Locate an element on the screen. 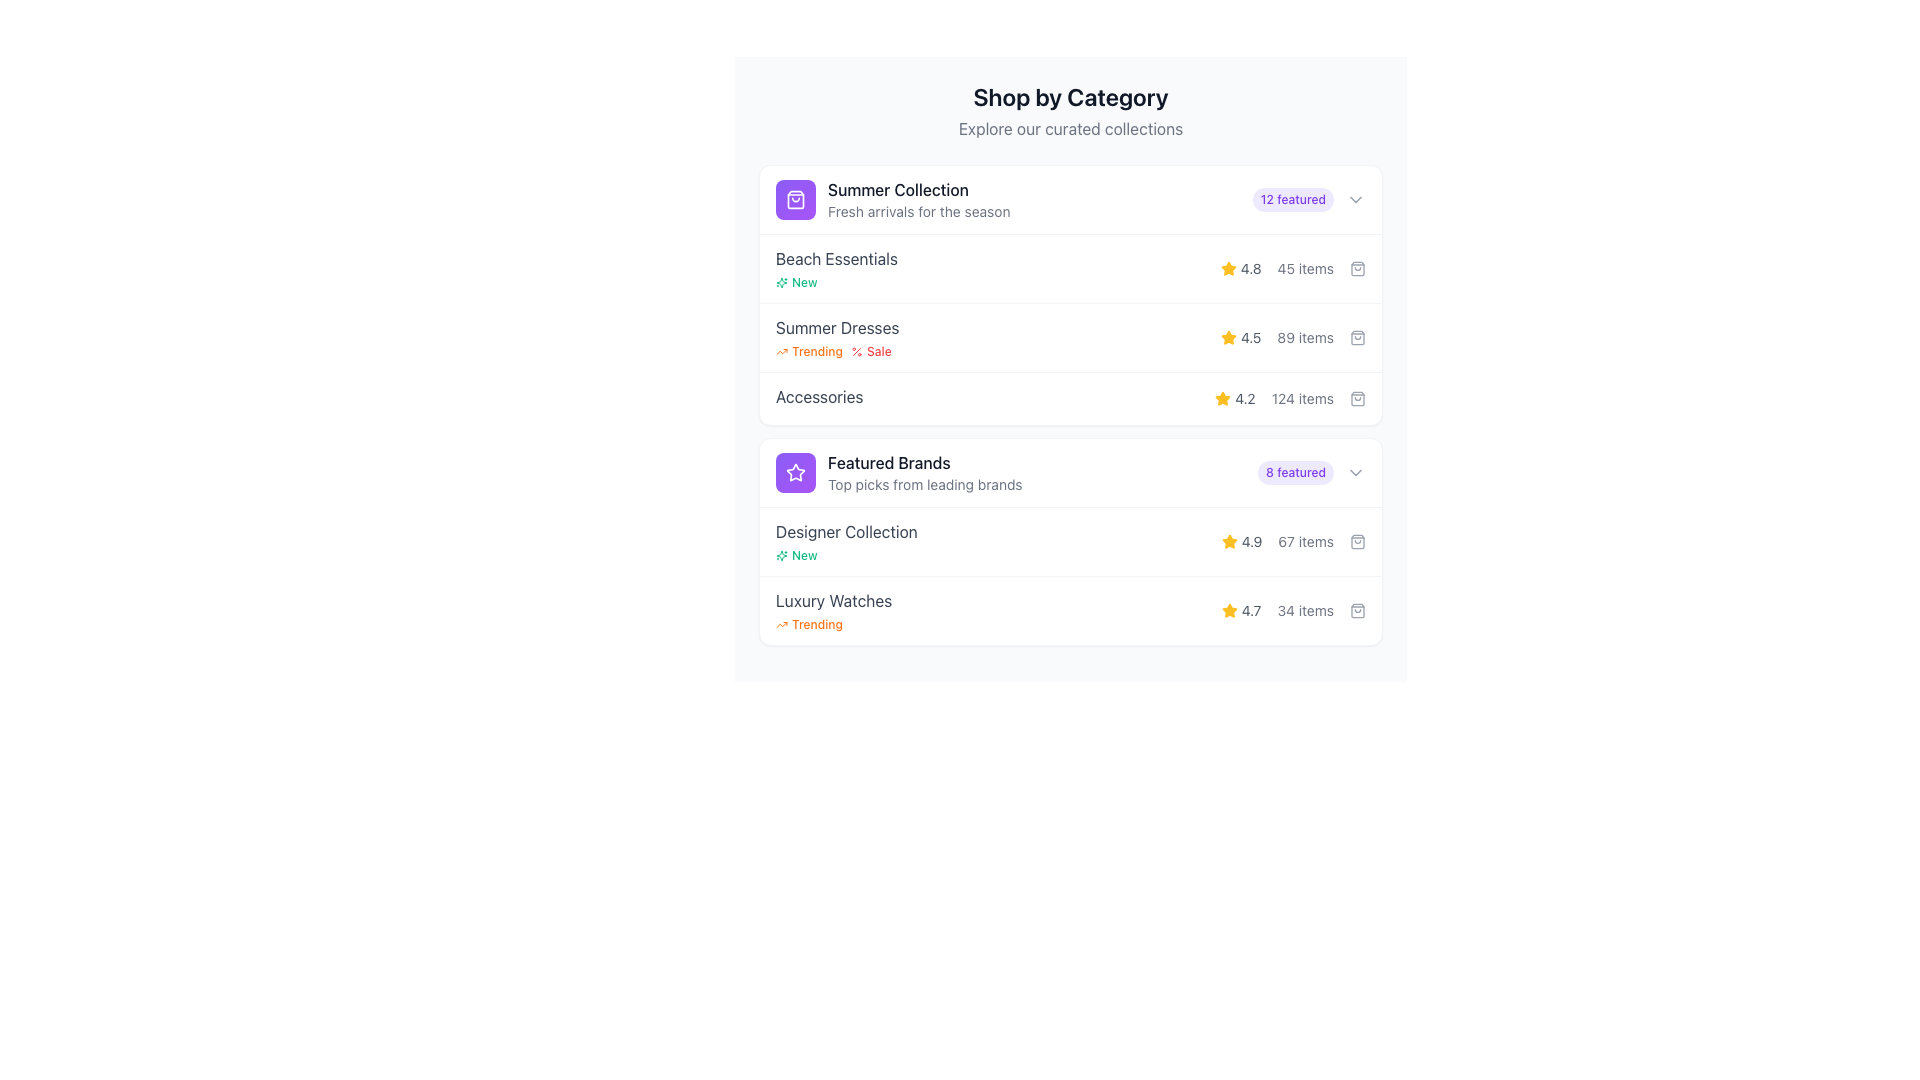  the Informational display component located in the 'Designer Collection' subsection, which includes a star icon, the text '4.9', '67 items', and a shopping bag icon is located at coordinates (1293, 542).